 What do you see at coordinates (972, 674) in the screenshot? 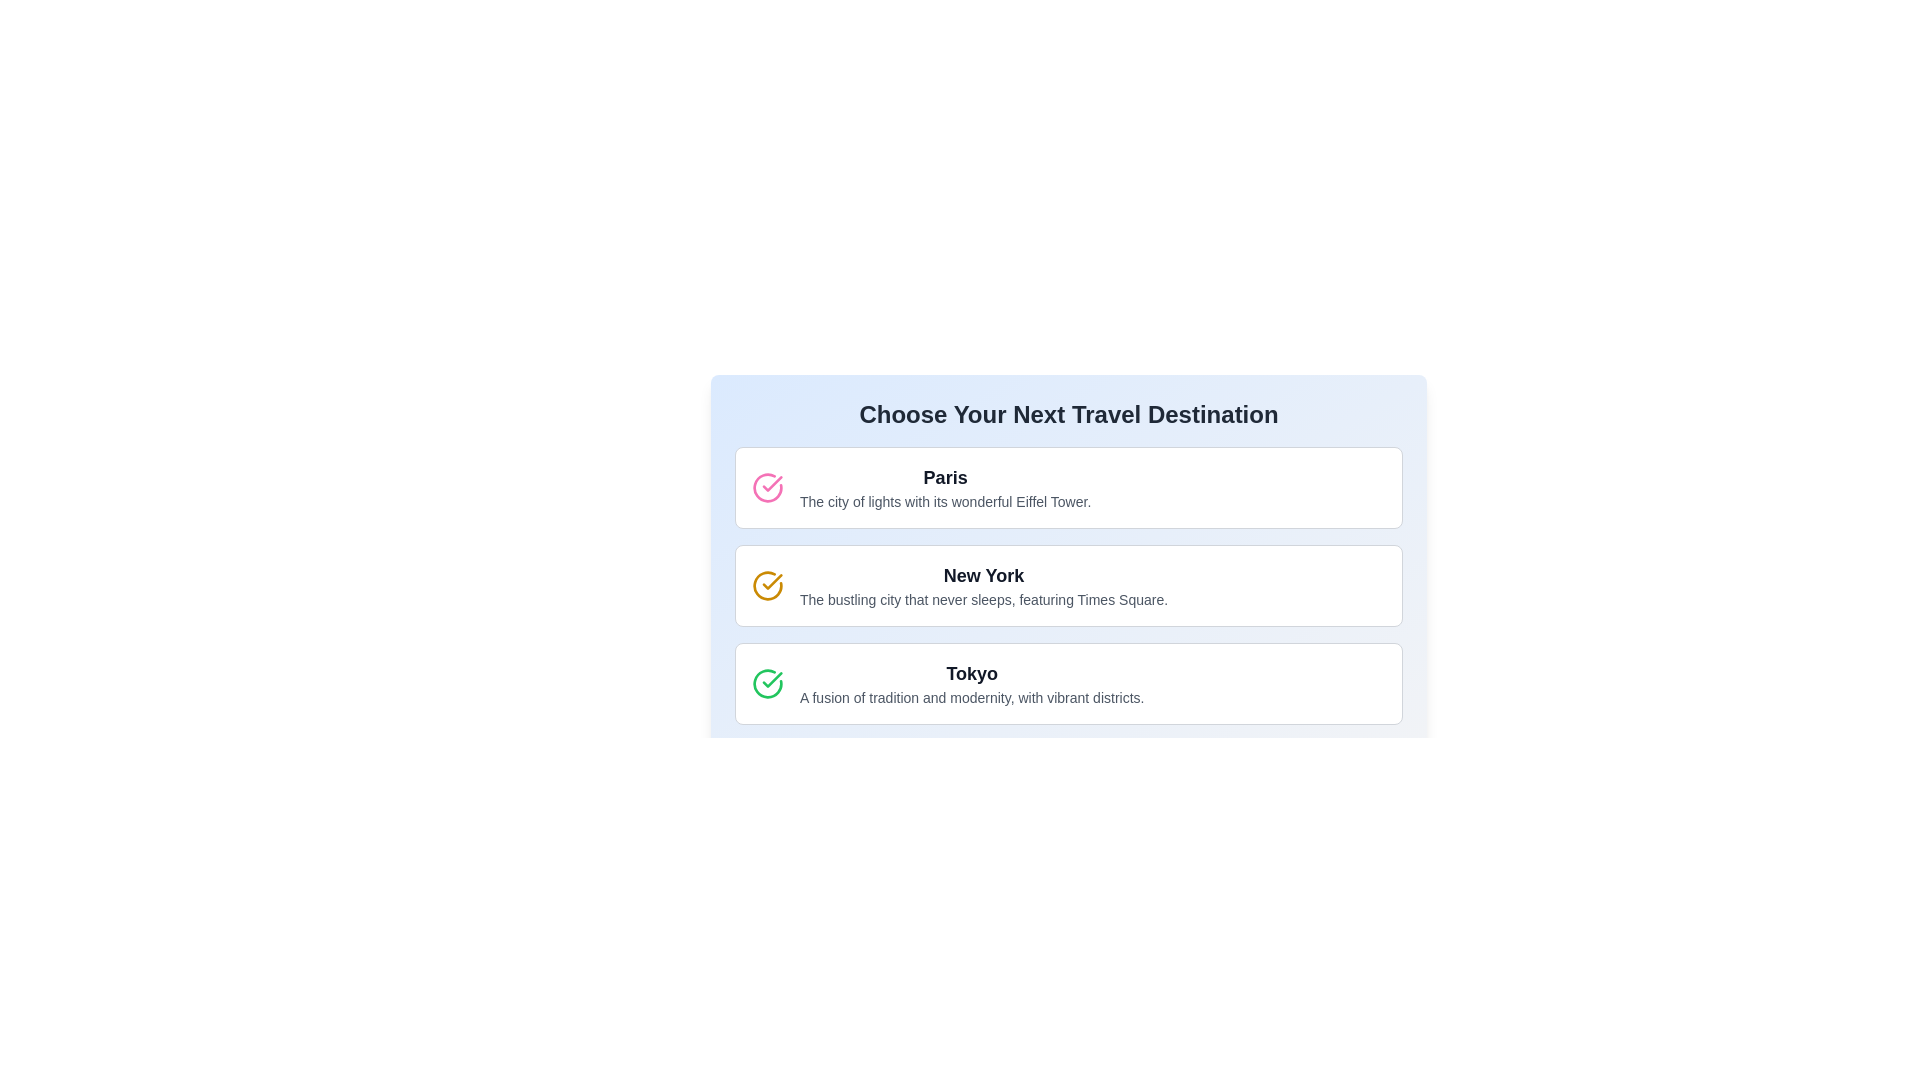
I see `the Text Label that serves as a heading for the travel destination 'Tokyo,' located above the description text in the third group of the travel destinations list` at bounding box center [972, 674].